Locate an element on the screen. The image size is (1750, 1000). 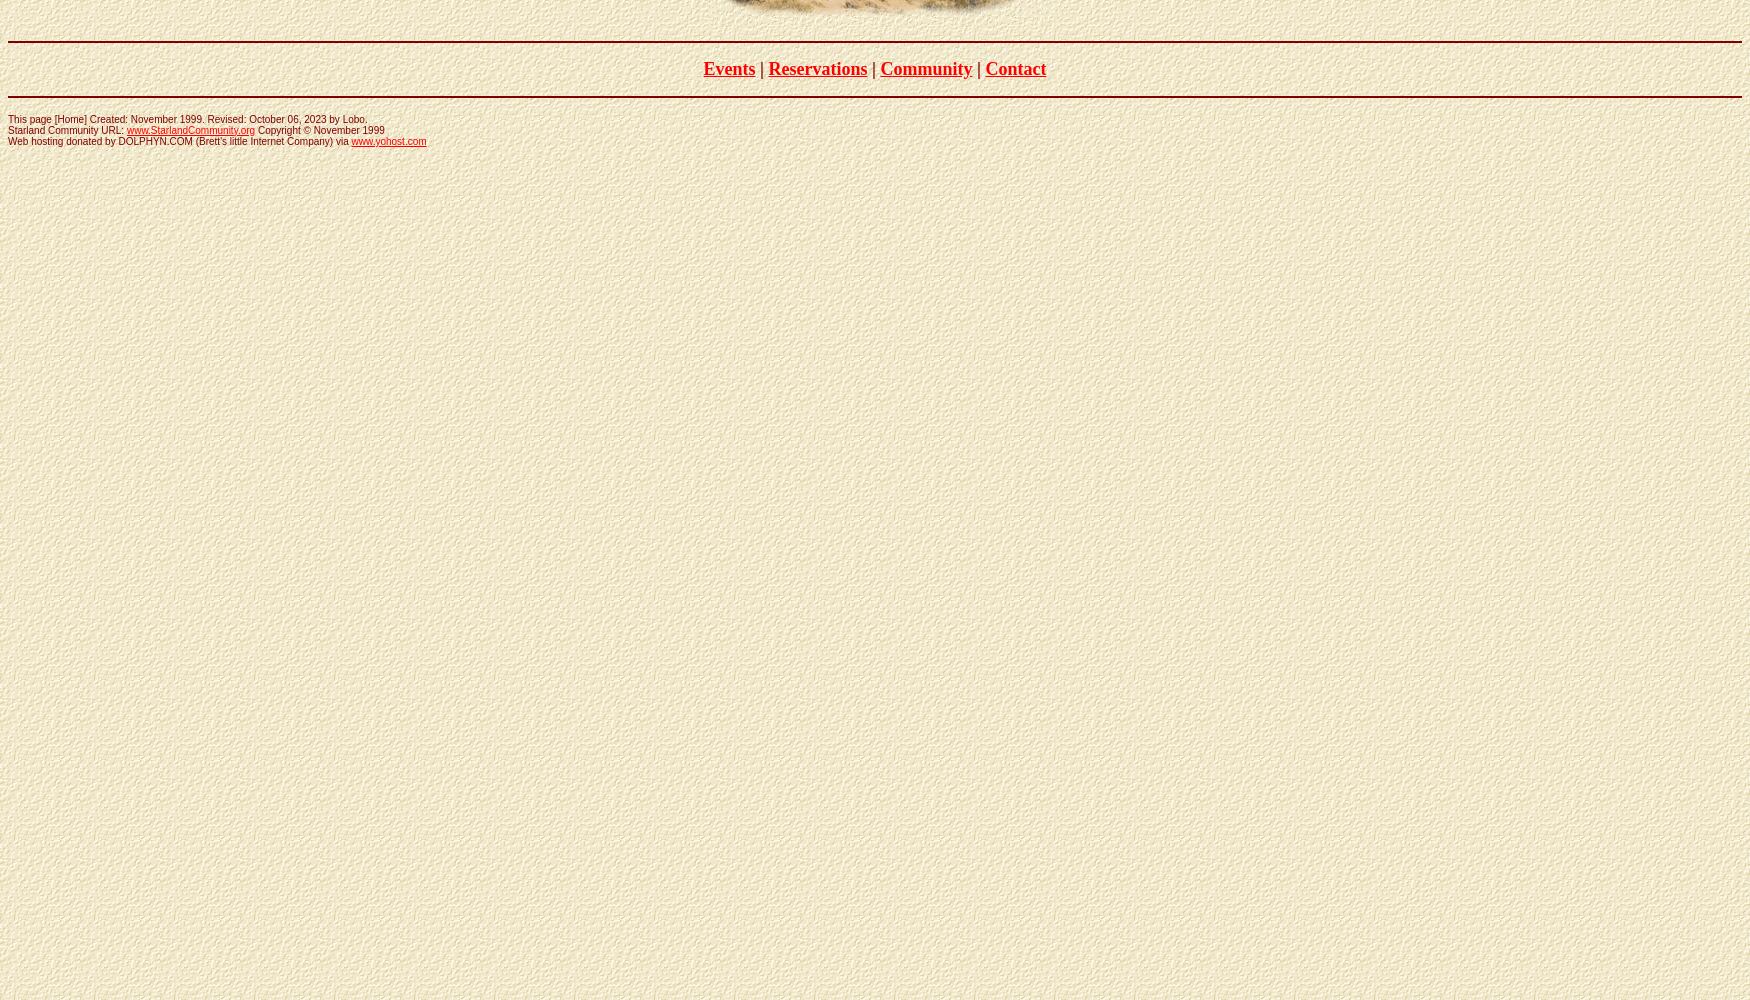
'Starland Community           URL:' is located at coordinates (7, 129).